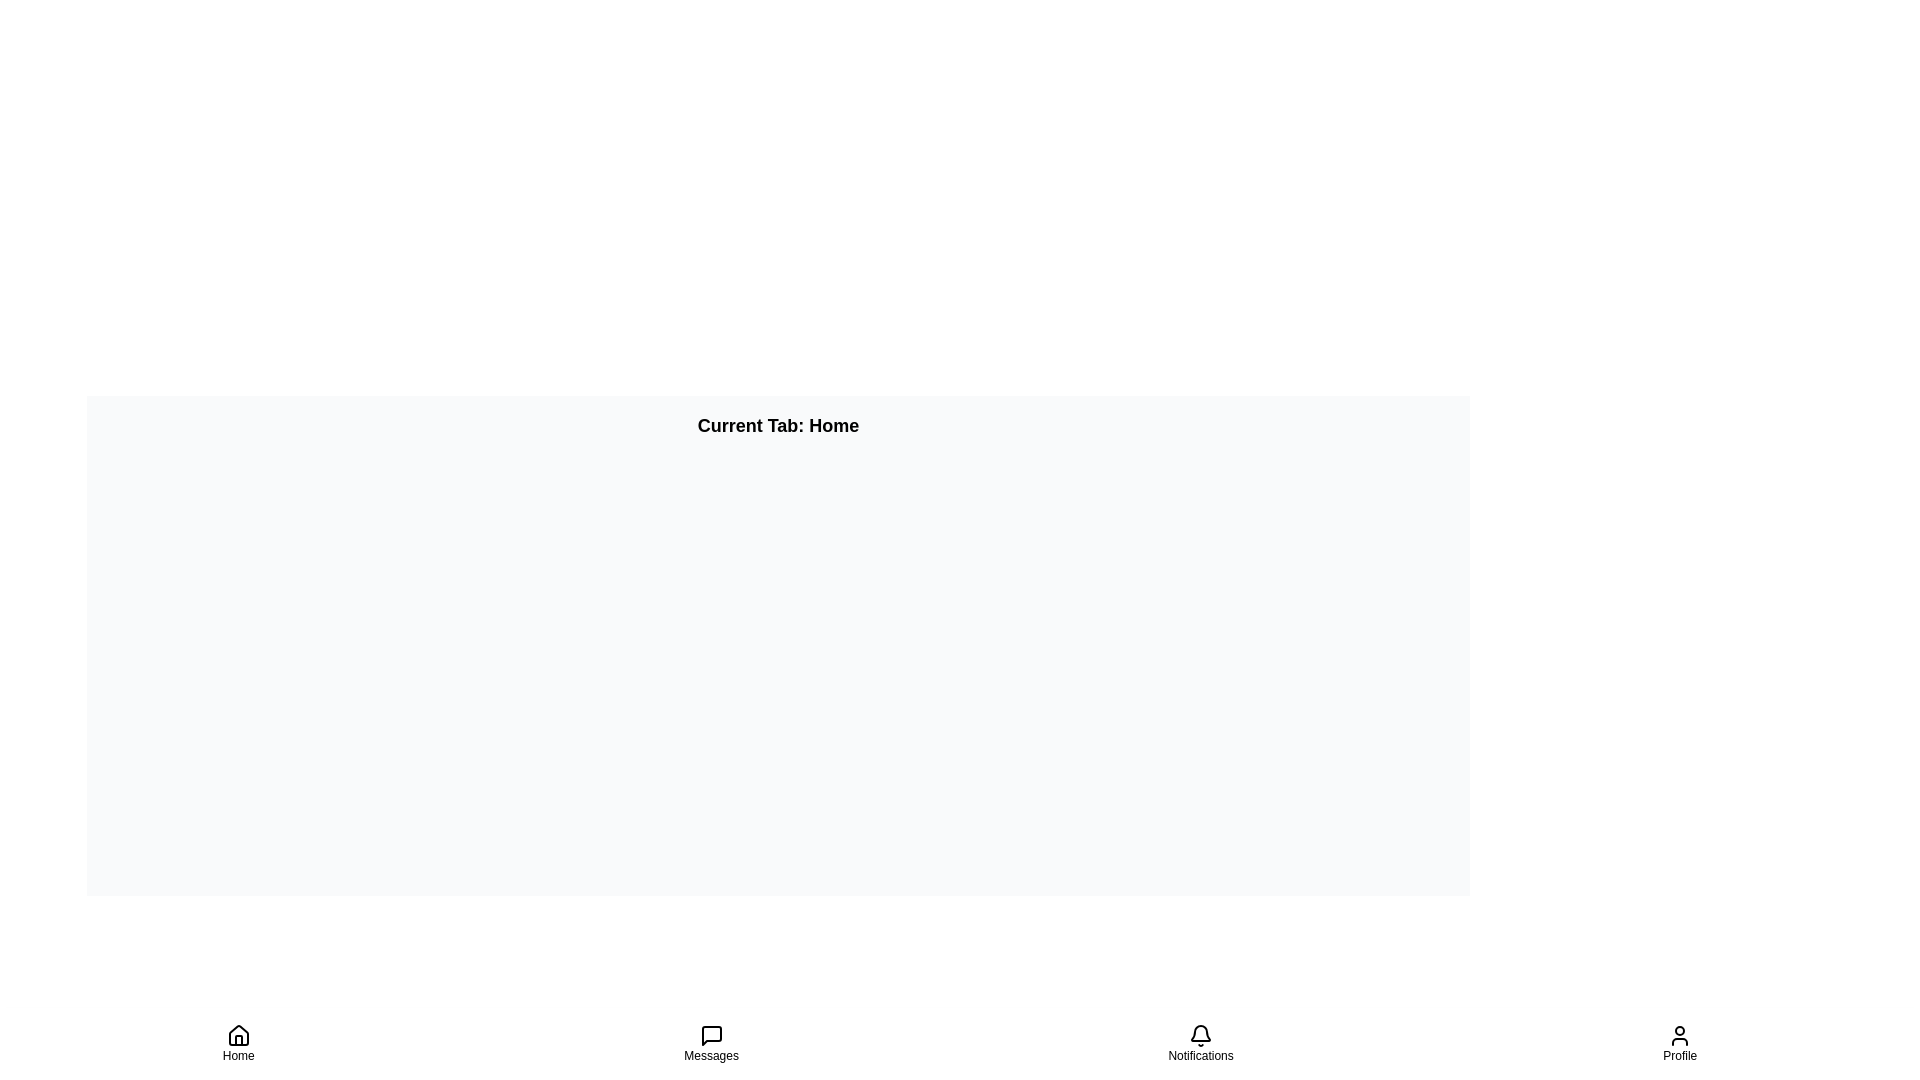  Describe the element at coordinates (711, 1035) in the screenshot. I see `the Icon segment of the 'Messages' icon in the navigation bar, which is a decorative part of the graphical icon, positioned above the 'Messages' label` at that location.